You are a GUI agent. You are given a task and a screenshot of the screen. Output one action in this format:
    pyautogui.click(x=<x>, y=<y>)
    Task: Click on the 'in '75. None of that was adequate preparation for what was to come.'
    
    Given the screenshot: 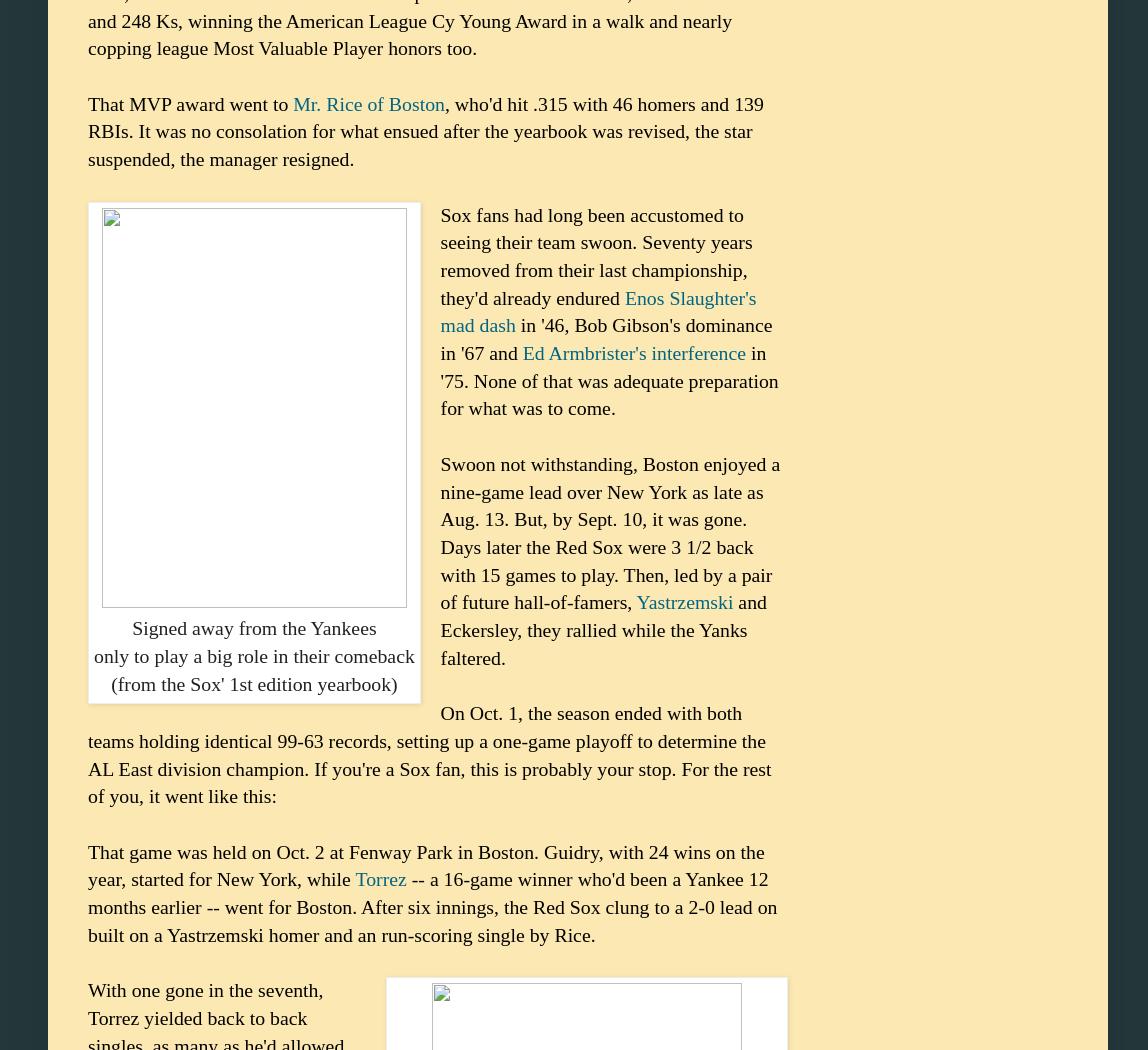 What is the action you would take?
    pyautogui.click(x=609, y=380)
    